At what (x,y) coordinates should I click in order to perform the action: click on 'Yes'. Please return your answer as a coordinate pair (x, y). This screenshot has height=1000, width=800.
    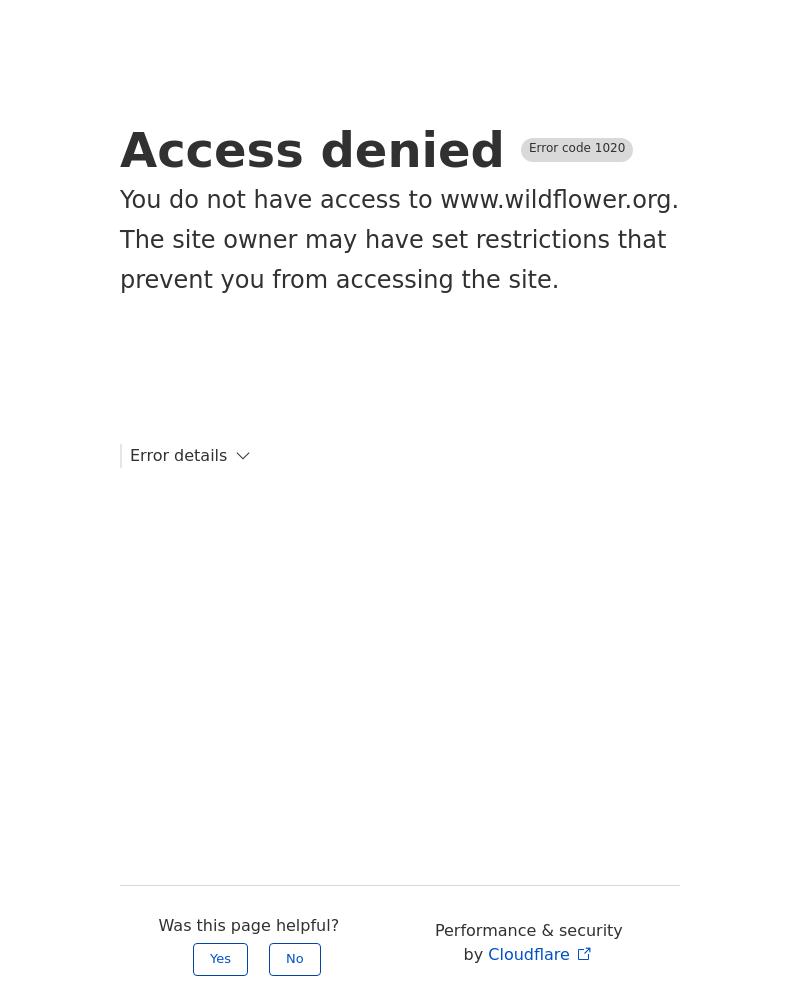
    Looking at the image, I should click on (219, 957).